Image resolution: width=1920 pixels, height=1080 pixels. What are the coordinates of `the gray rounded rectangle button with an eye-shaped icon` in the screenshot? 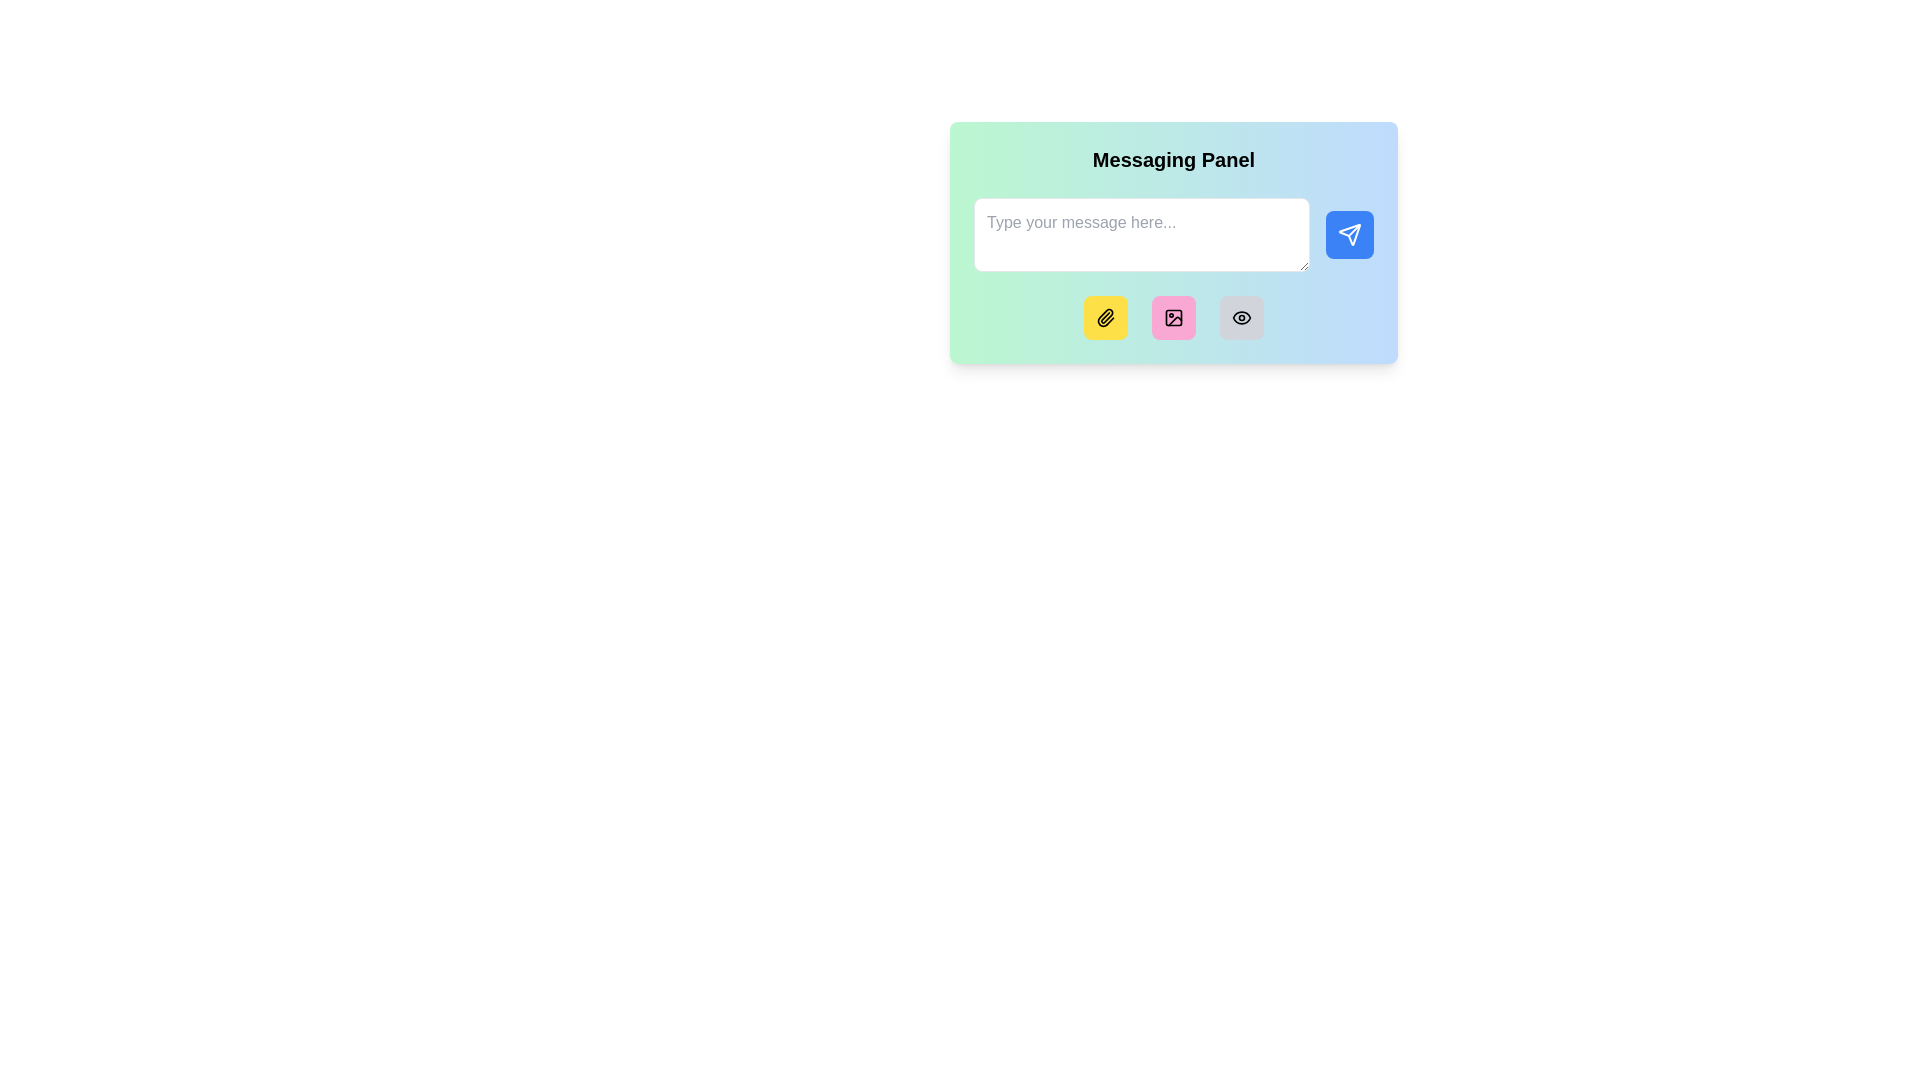 It's located at (1241, 316).